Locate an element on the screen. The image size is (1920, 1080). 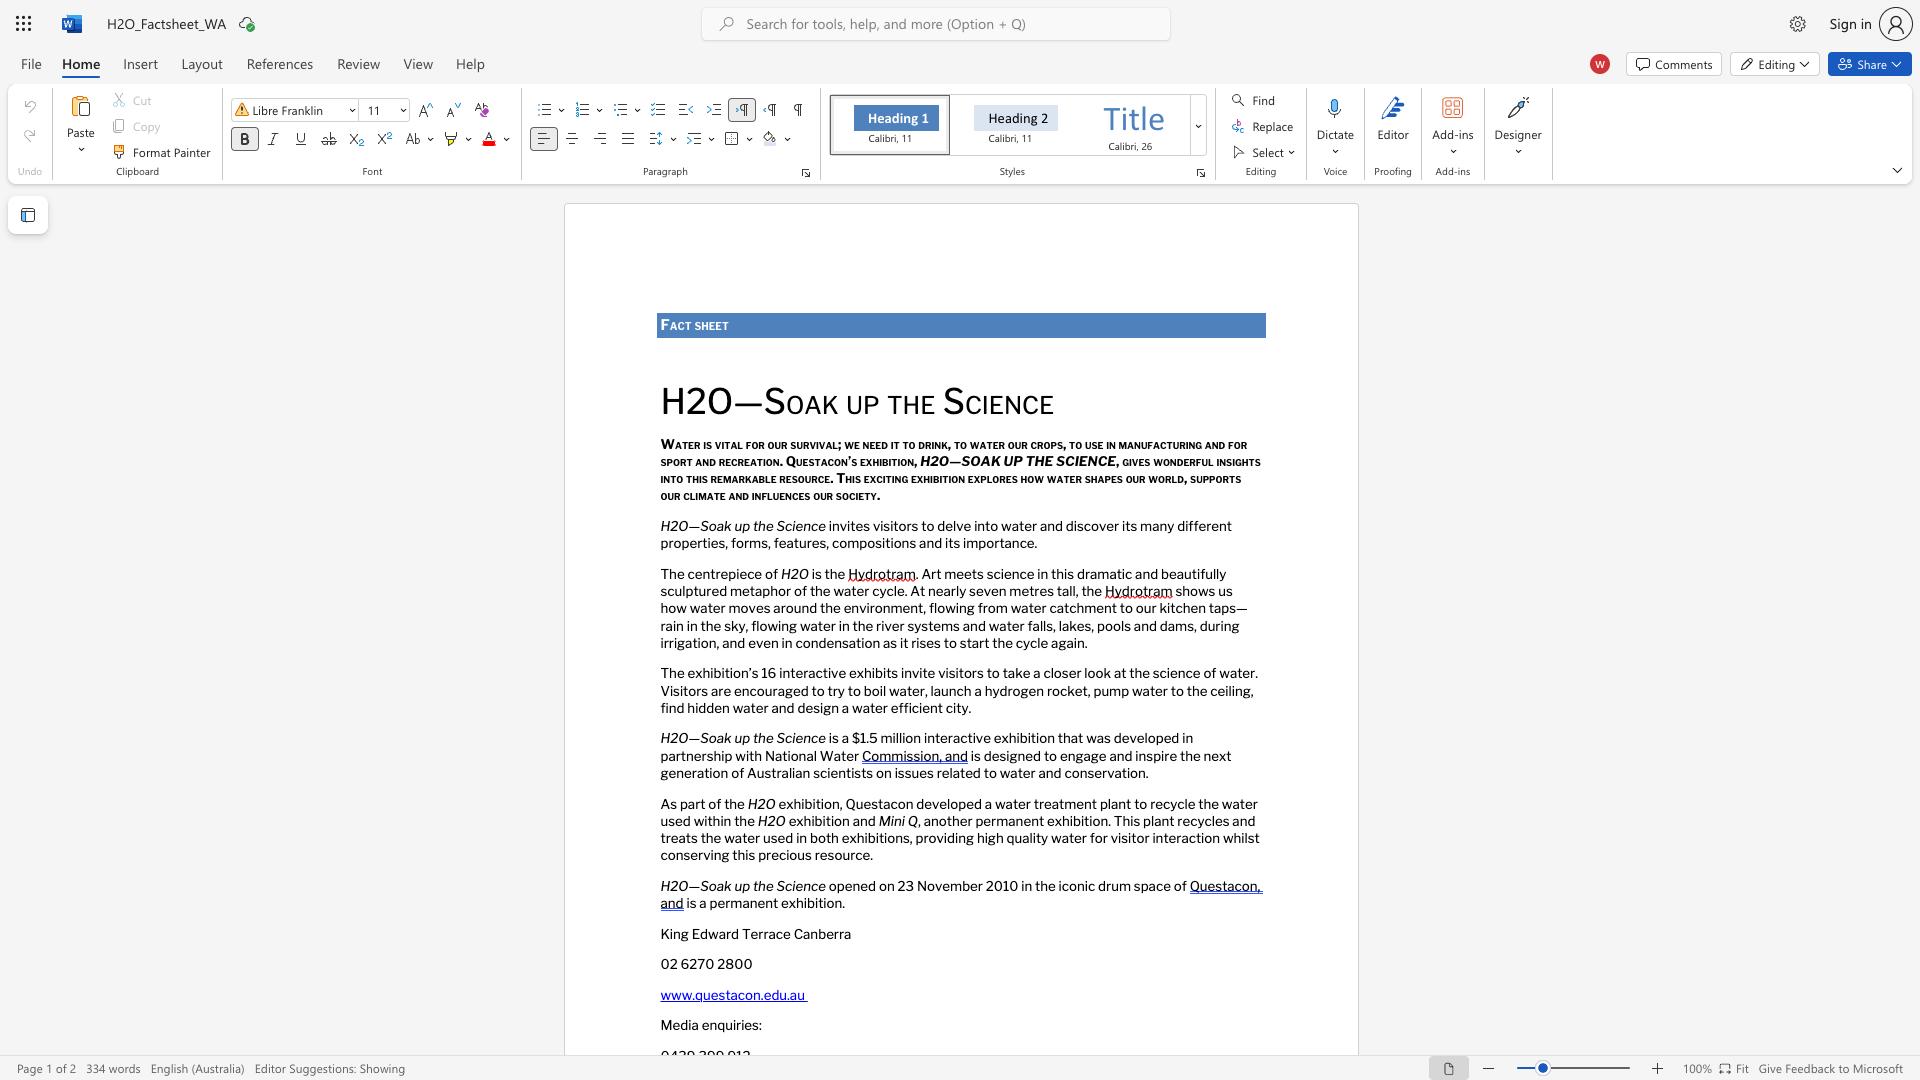
the subset text "tal for our survival; we need it to drink, to water our crops, to use in manufa" within the text "Water is vital for our survival; we need it to drink, to water our crops, to use in manufacturing and for sport and recreation. Questacon’s exhibition," is located at coordinates (723, 442).